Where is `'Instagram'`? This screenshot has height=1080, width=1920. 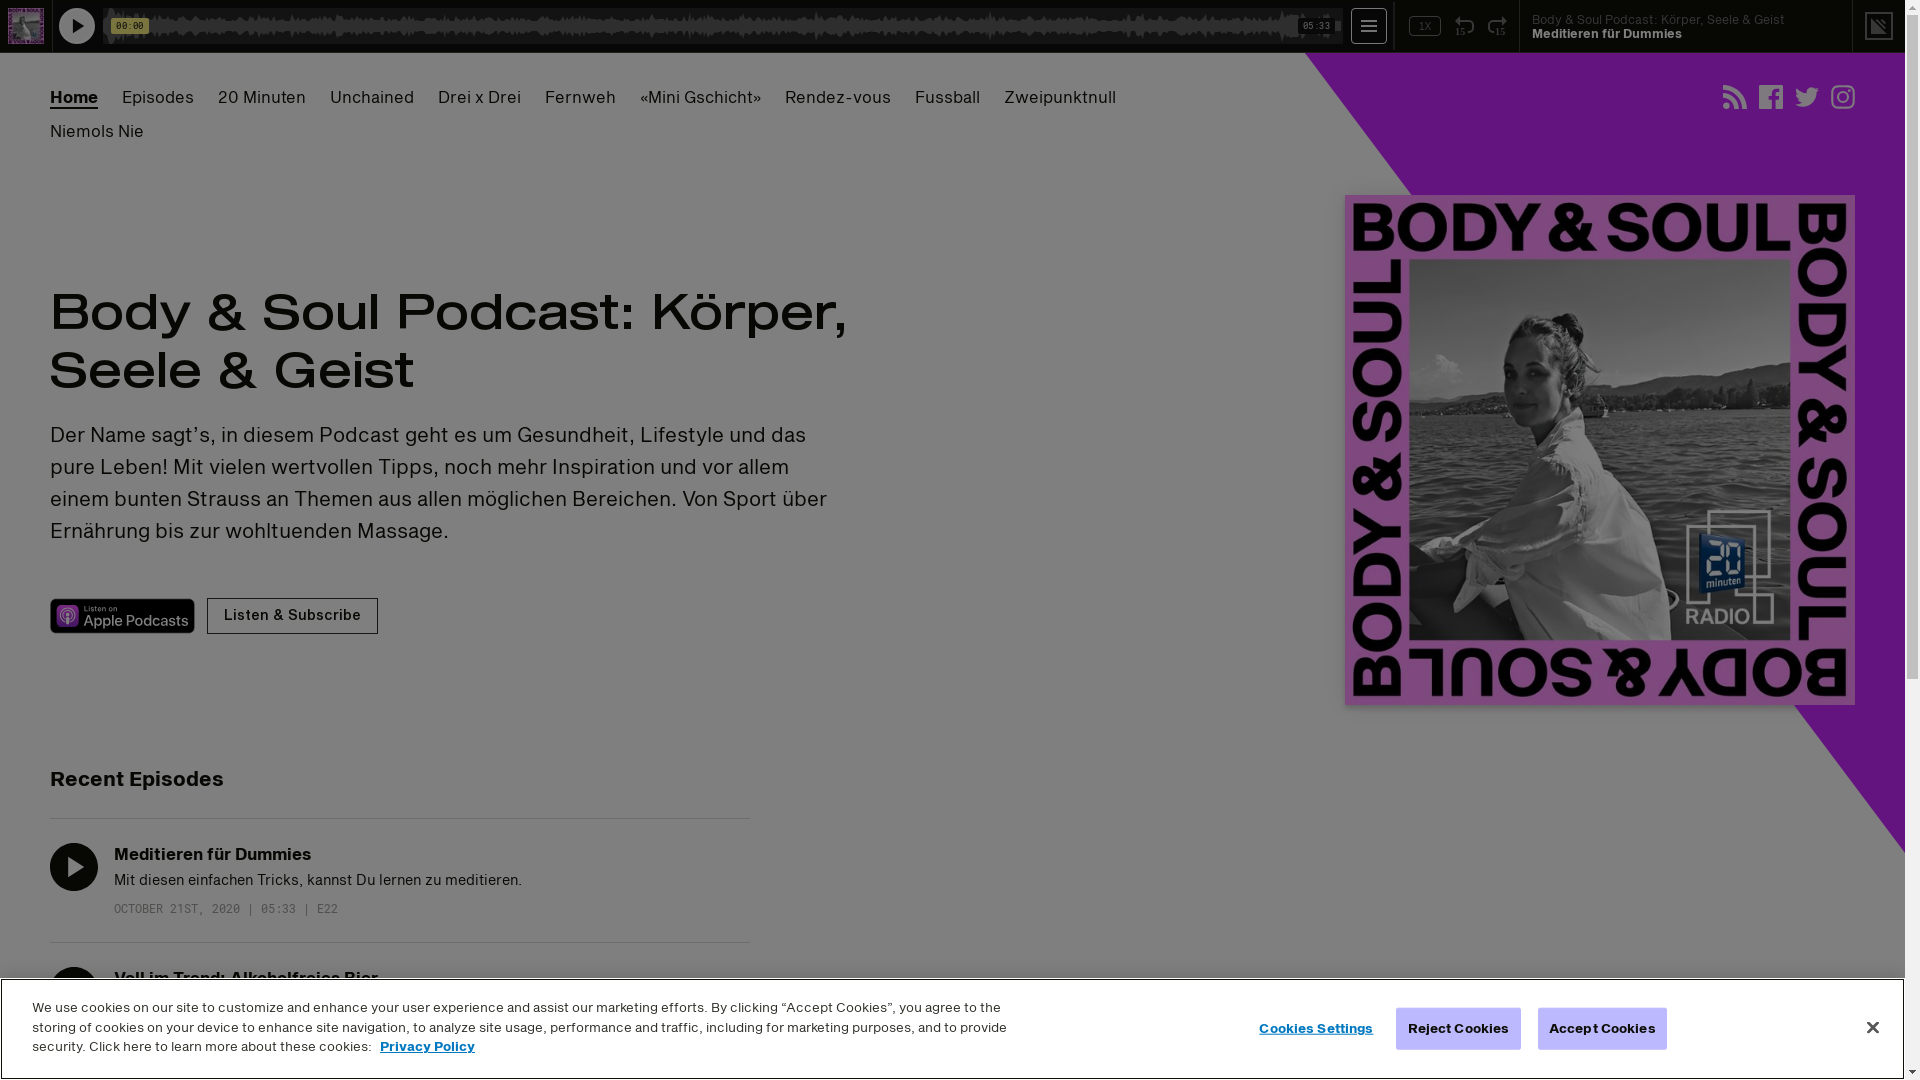 'Instagram' is located at coordinates (1842, 96).